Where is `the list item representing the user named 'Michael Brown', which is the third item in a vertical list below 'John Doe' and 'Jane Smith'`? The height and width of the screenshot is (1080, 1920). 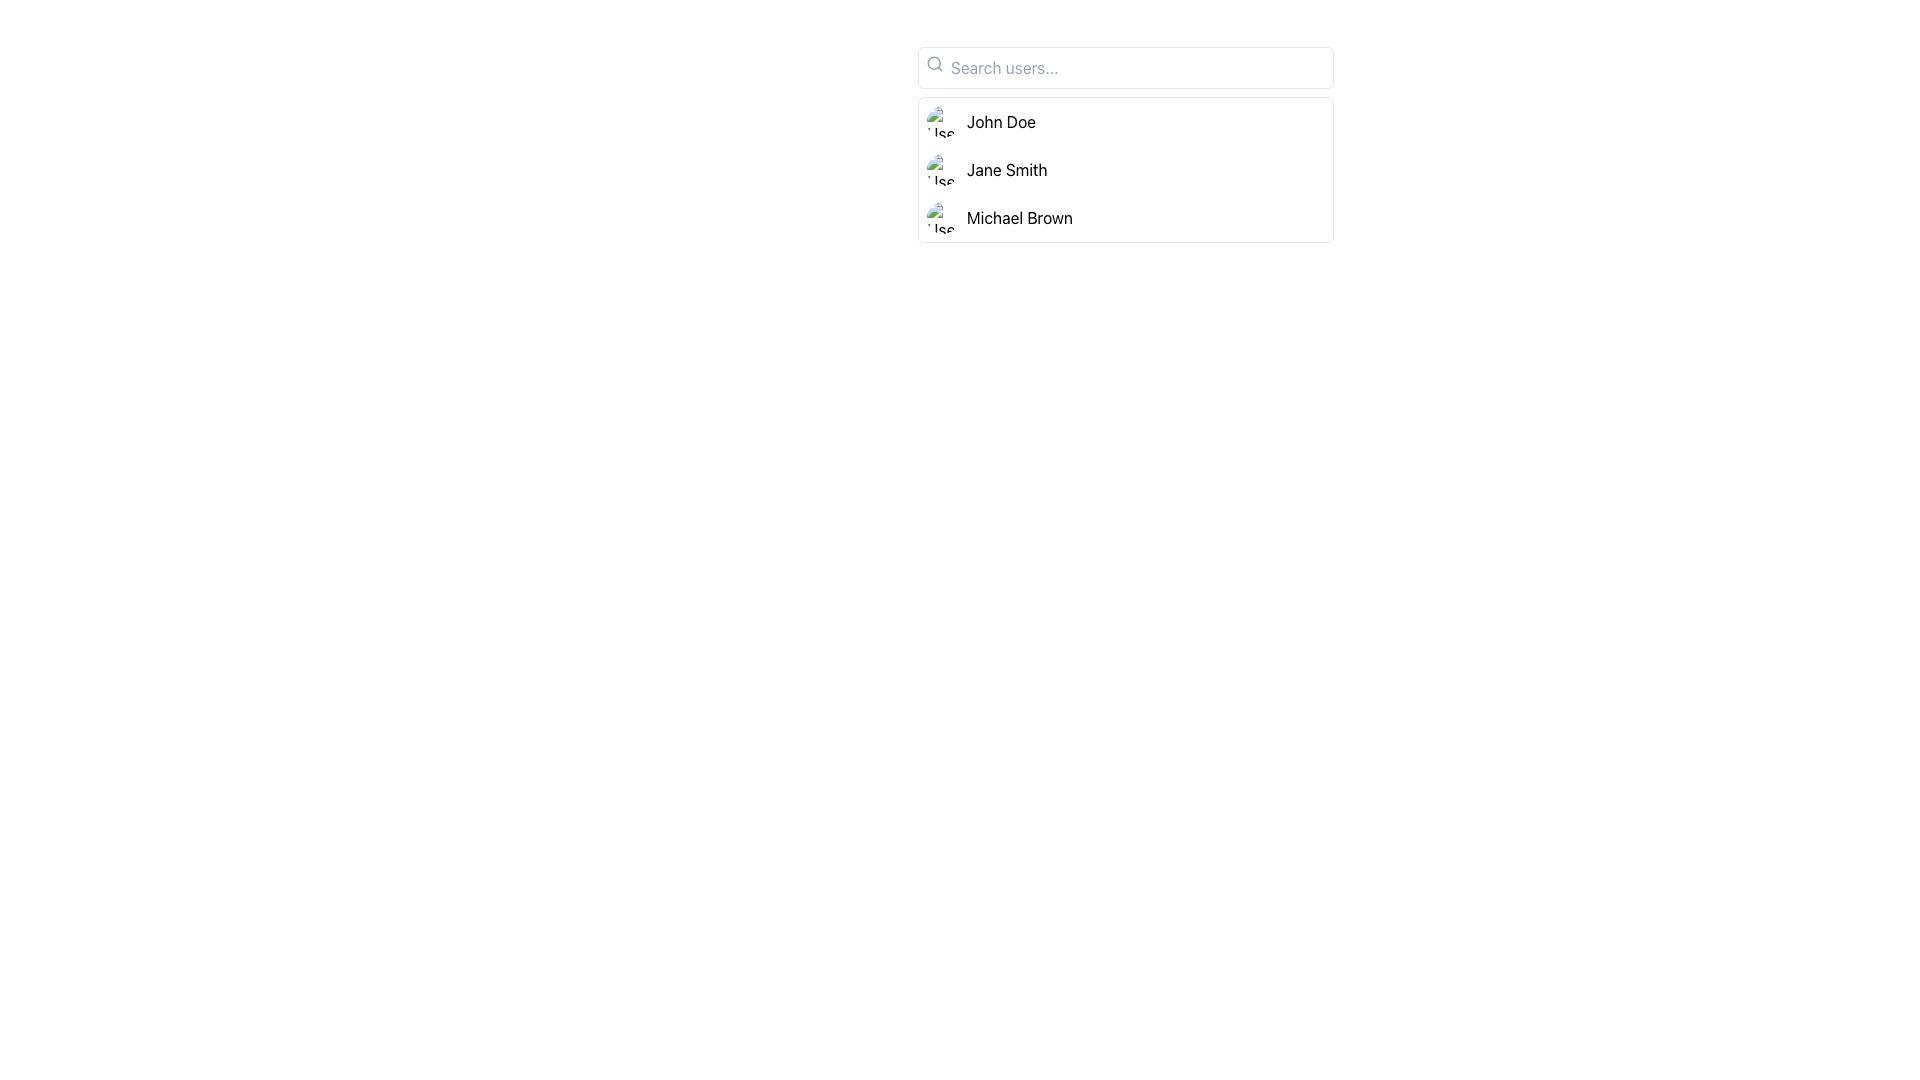 the list item representing the user named 'Michael Brown', which is the third item in a vertical list below 'John Doe' and 'Jane Smith' is located at coordinates (1126, 218).